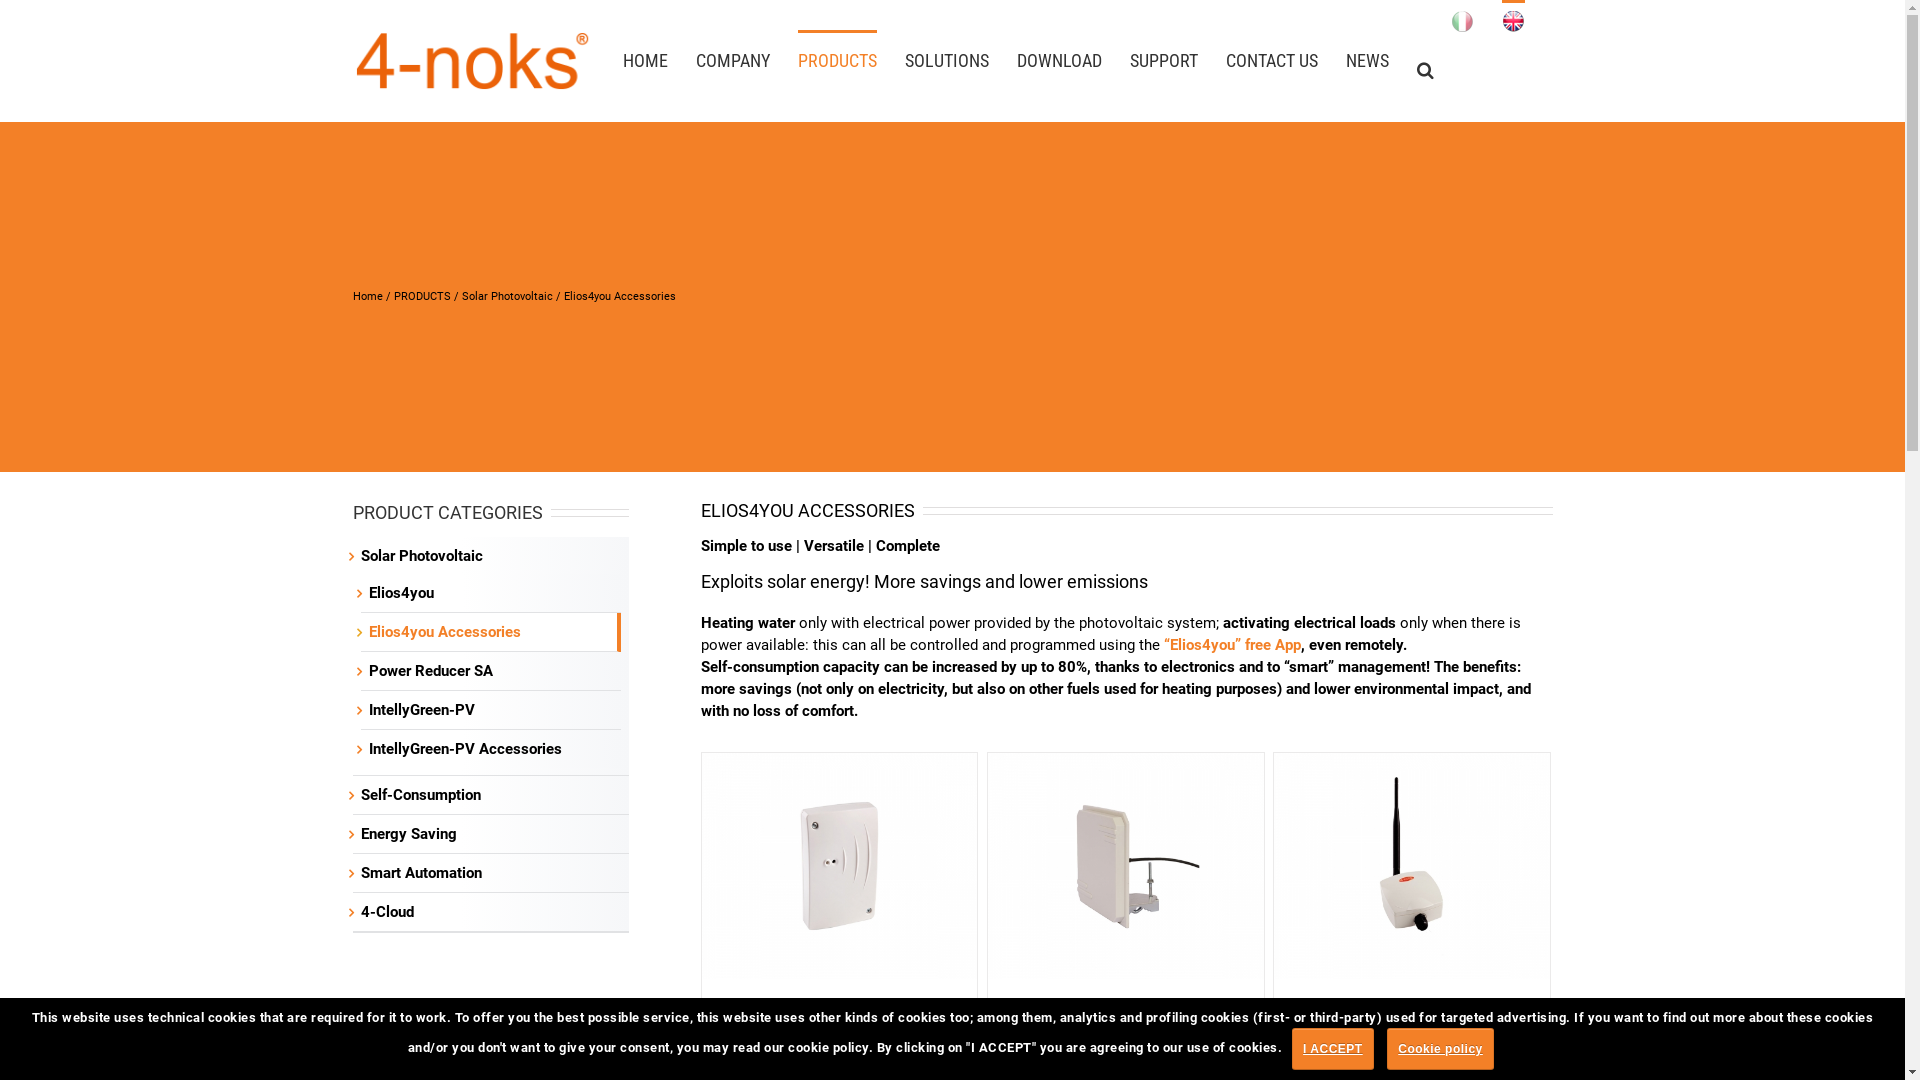  What do you see at coordinates (386, 911) in the screenshot?
I see `'4-Cloud'` at bounding box center [386, 911].